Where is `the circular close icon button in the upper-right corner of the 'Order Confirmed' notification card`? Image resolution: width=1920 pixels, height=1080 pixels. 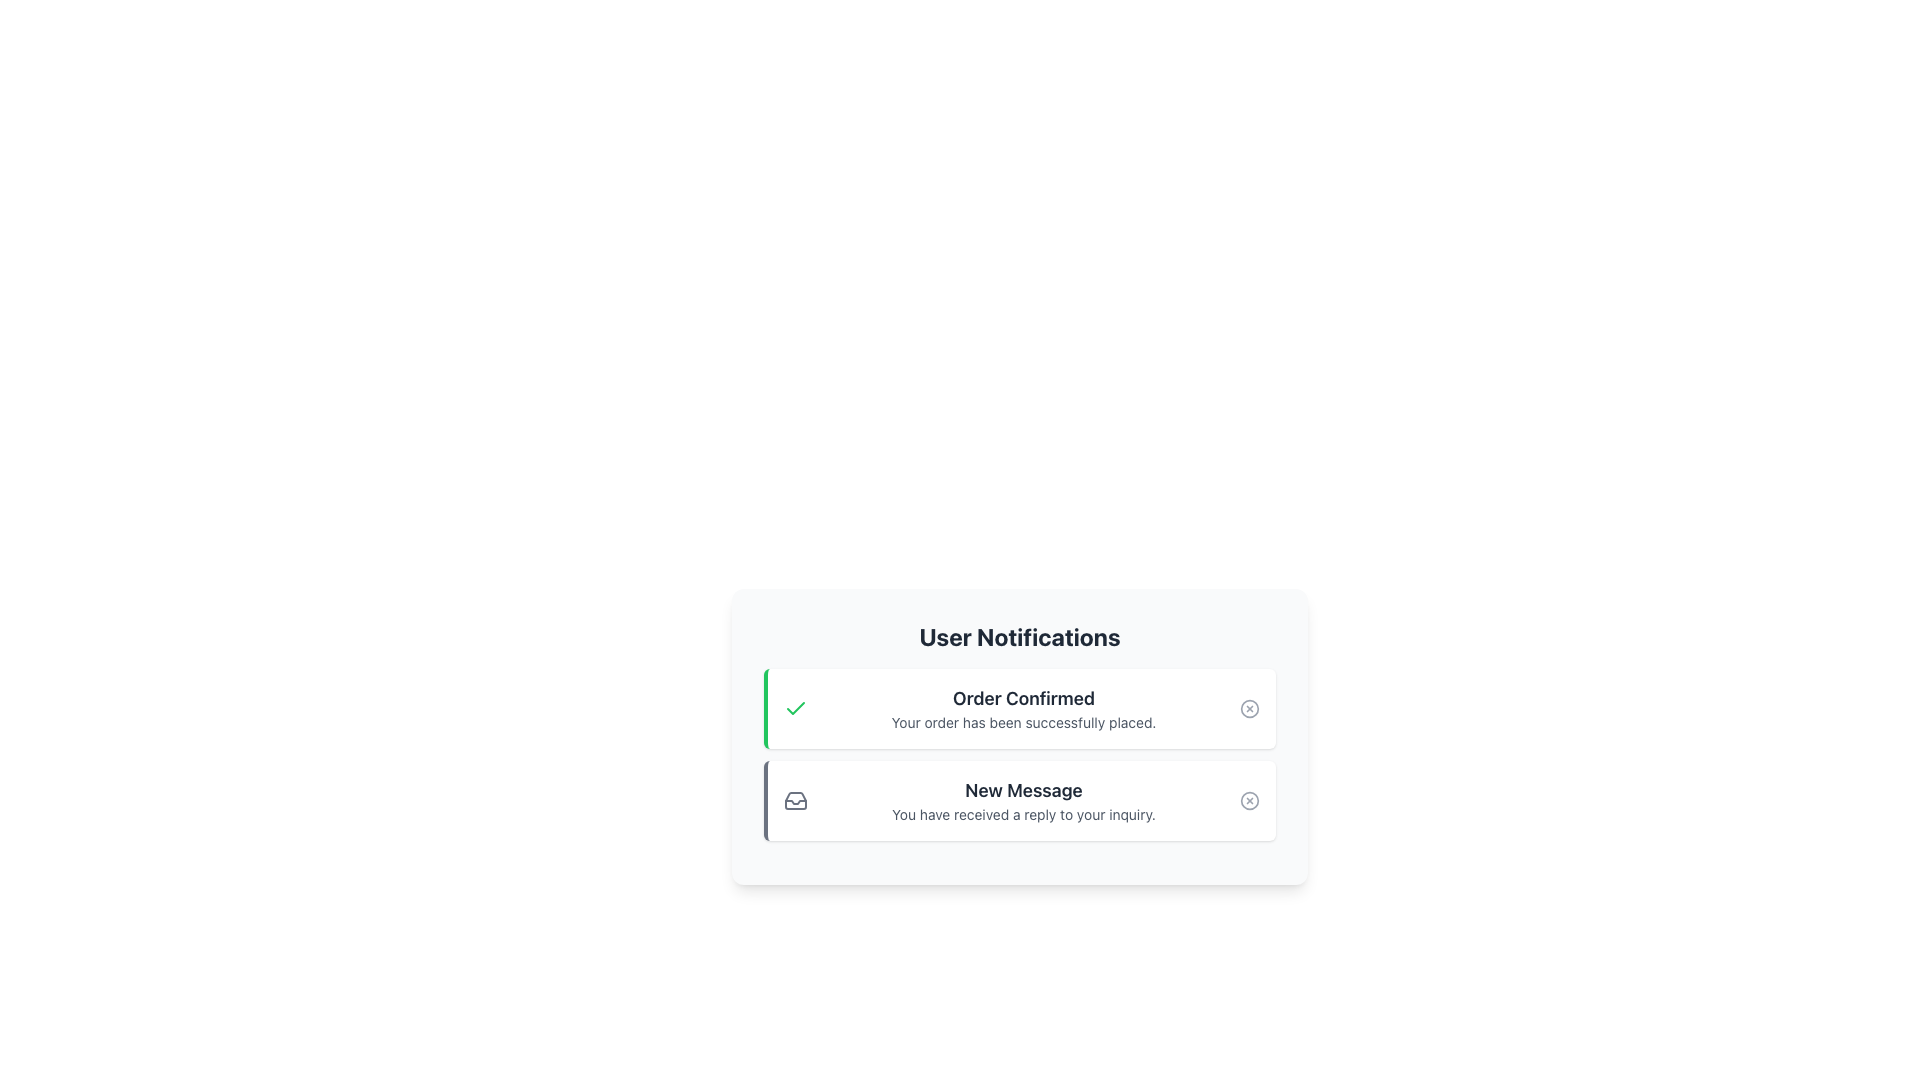
the circular close icon button in the upper-right corner of the 'Order Confirmed' notification card is located at coordinates (1248, 708).